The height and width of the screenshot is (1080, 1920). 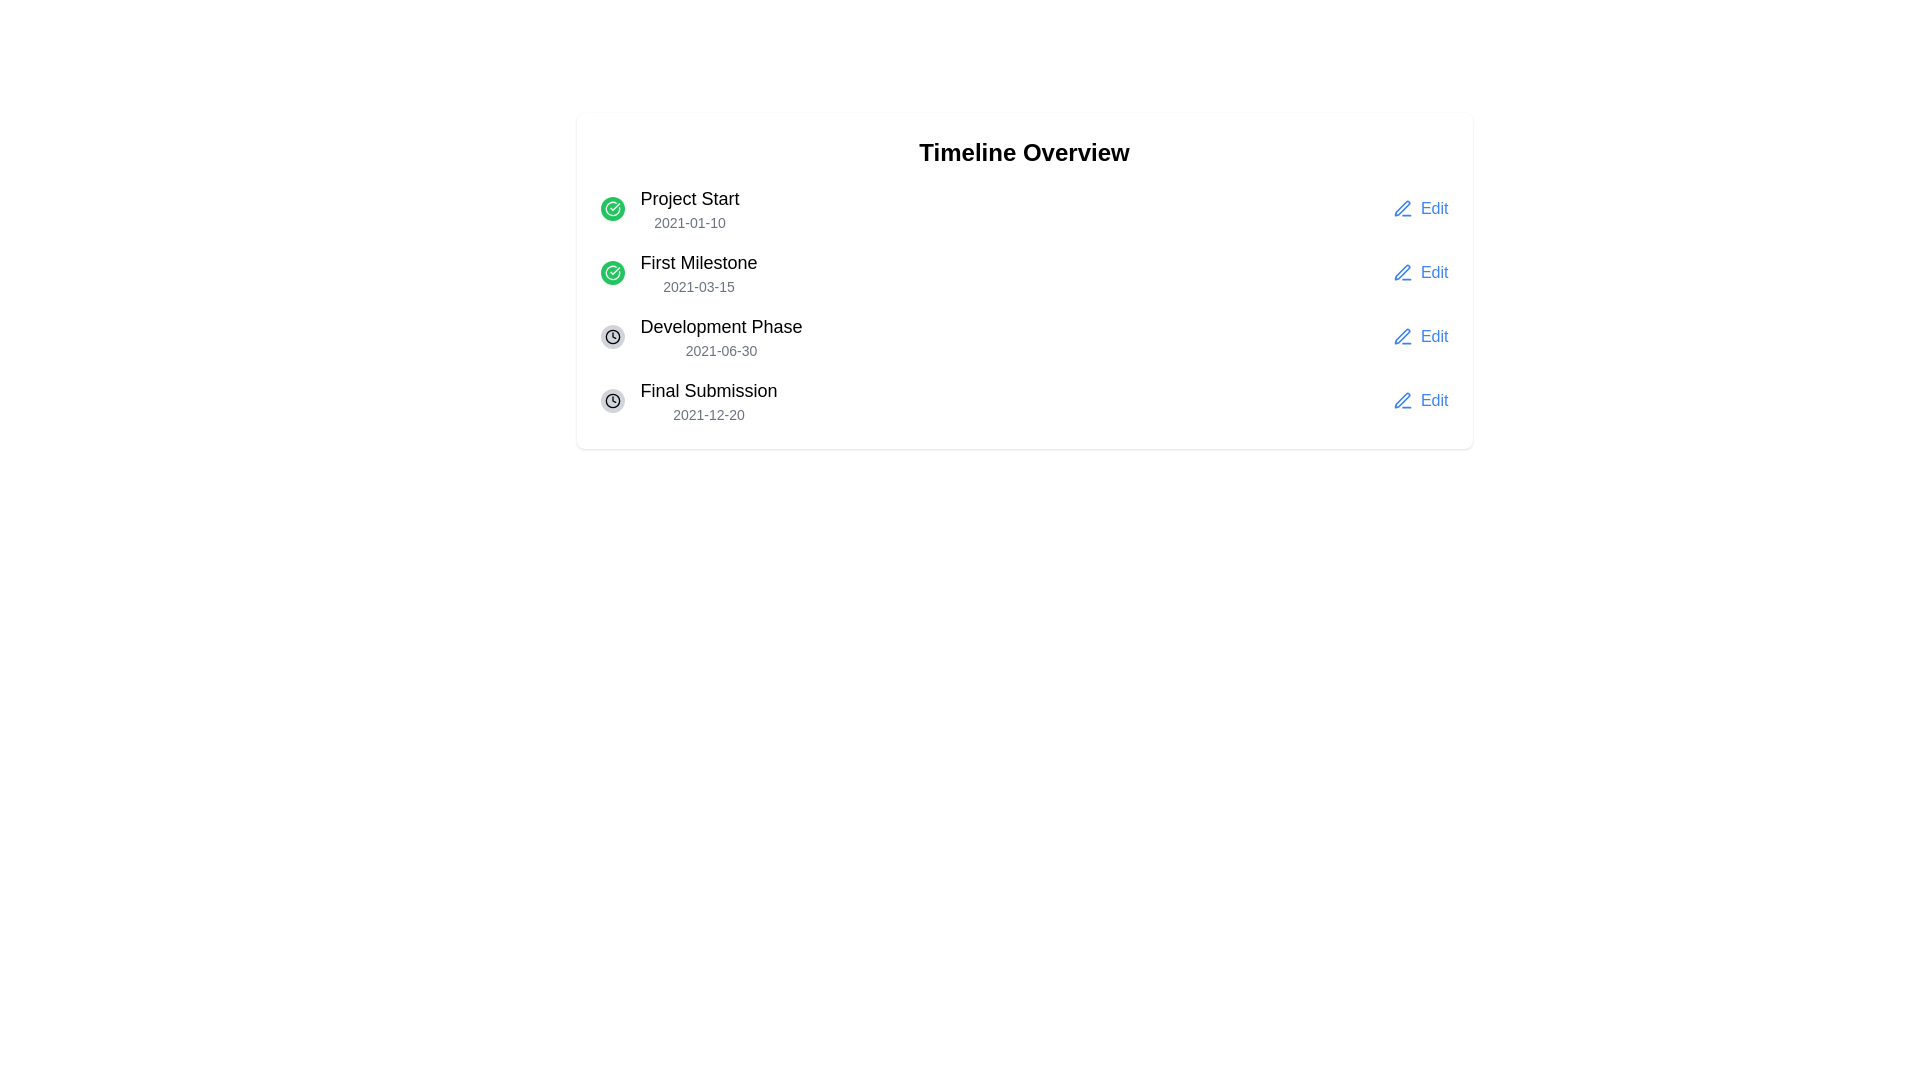 What do you see at coordinates (611, 208) in the screenshot?
I see `the circular green icon with a white checkmark that indicates successful completion, located to the left of the 'Timeline Overview' section aligned with 'Project Start'` at bounding box center [611, 208].